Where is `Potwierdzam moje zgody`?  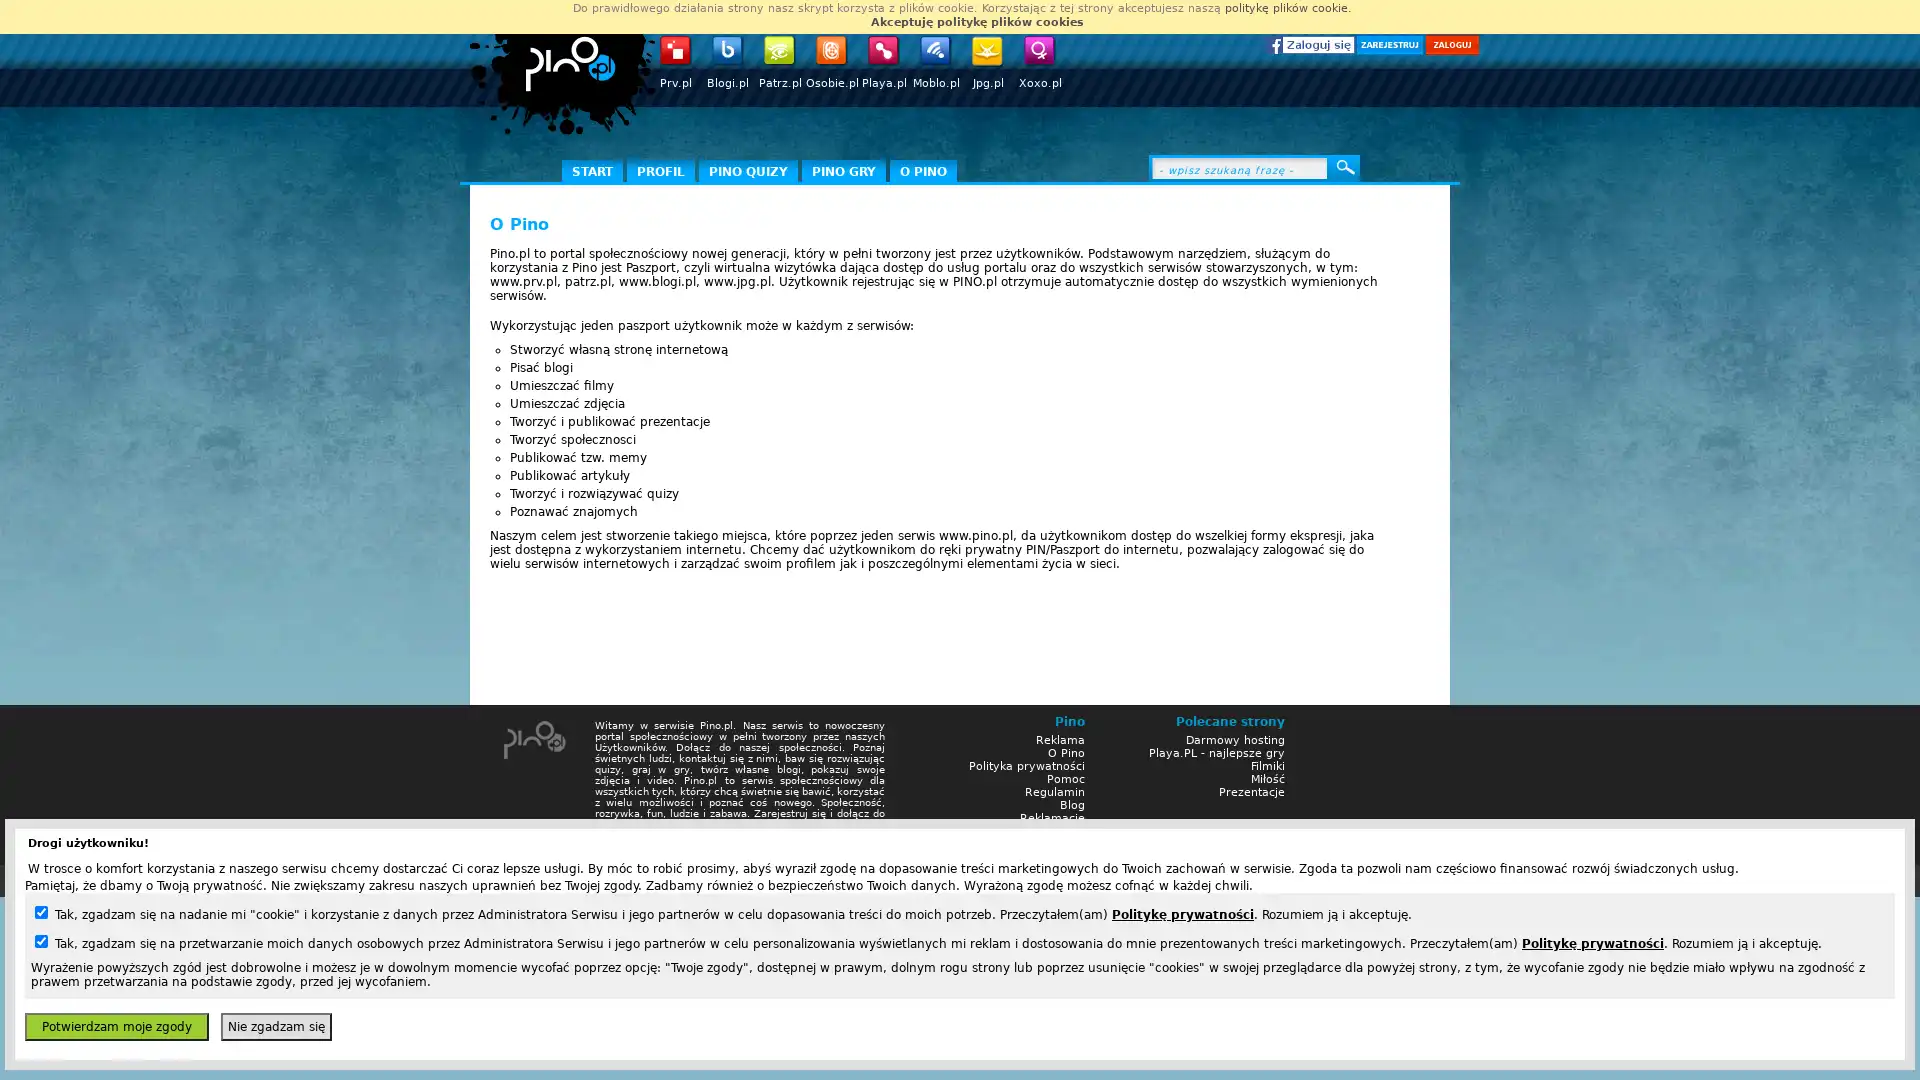 Potwierdzam moje zgody is located at coordinates (115, 1026).